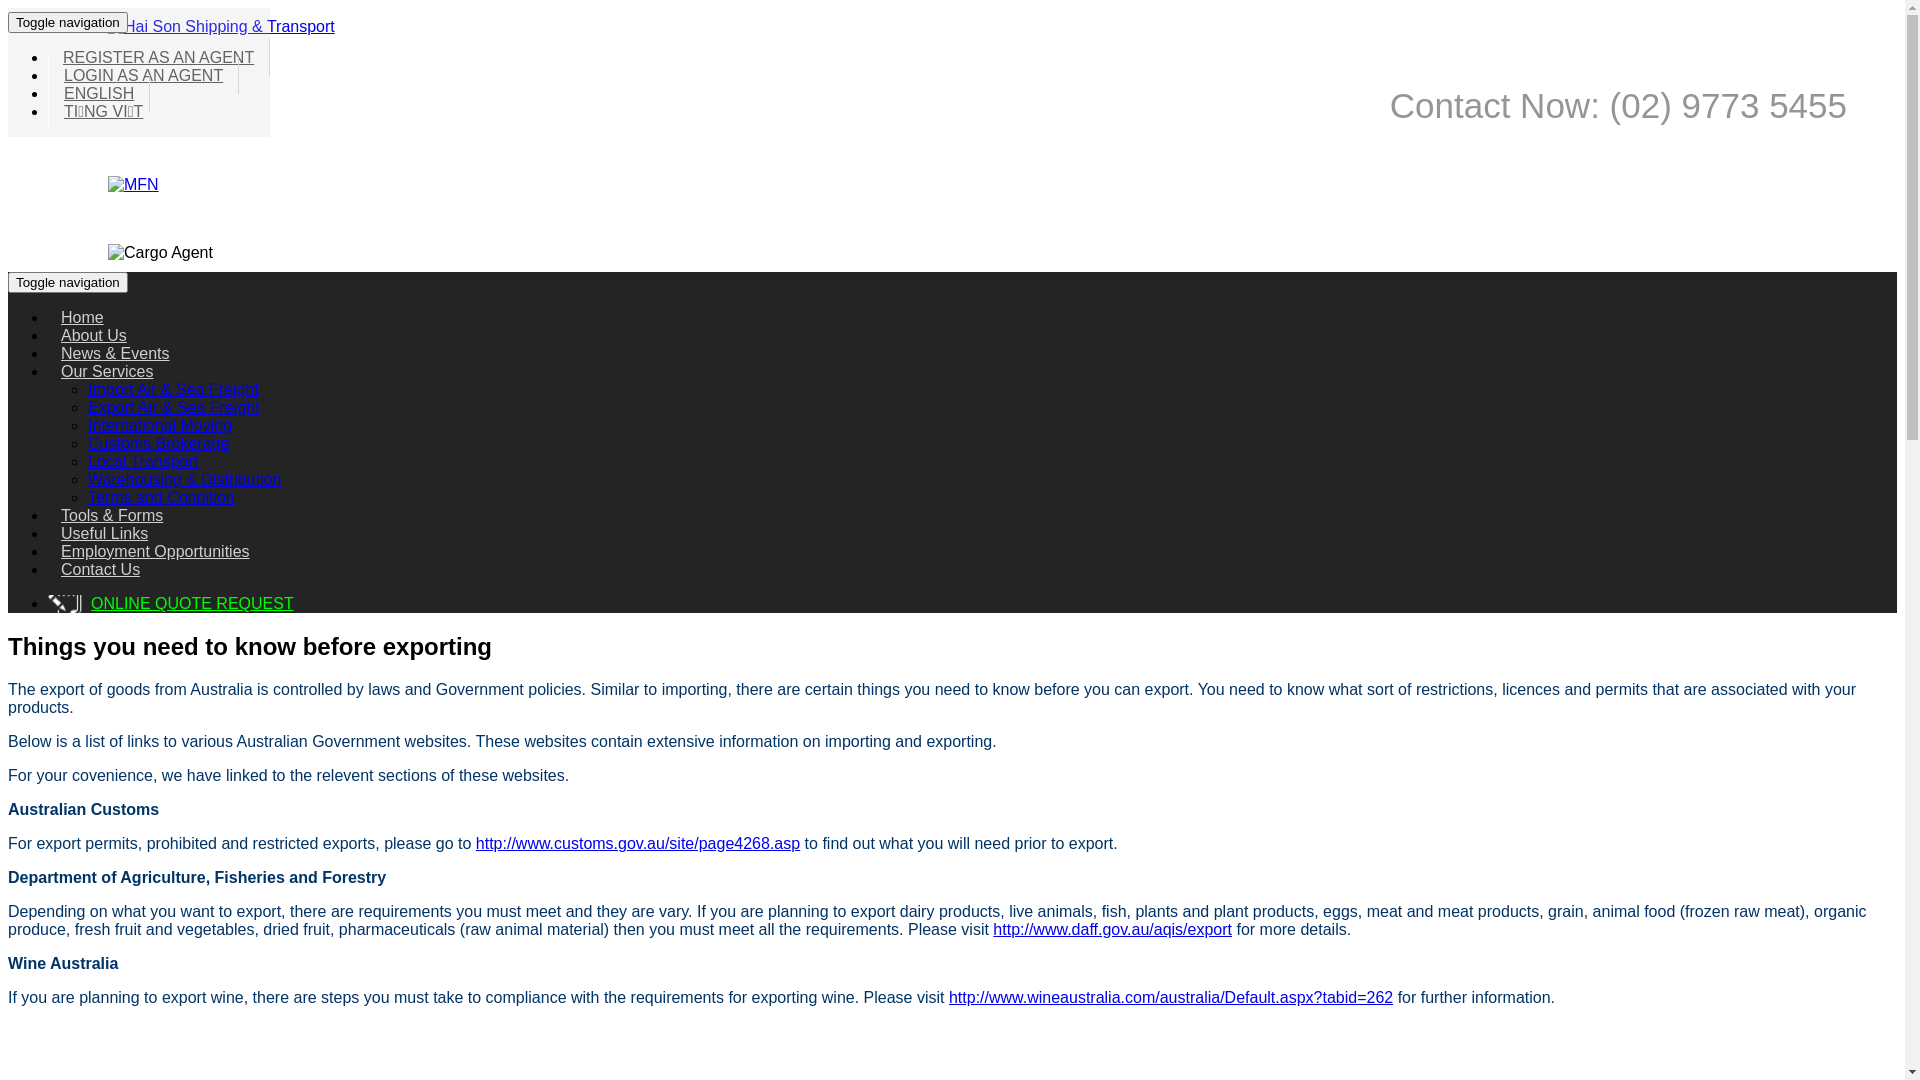 The image size is (1920, 1080). Describe the element at coordinates (67, 22) in the screenshot. I see `'Toggle navigation'` at that location.